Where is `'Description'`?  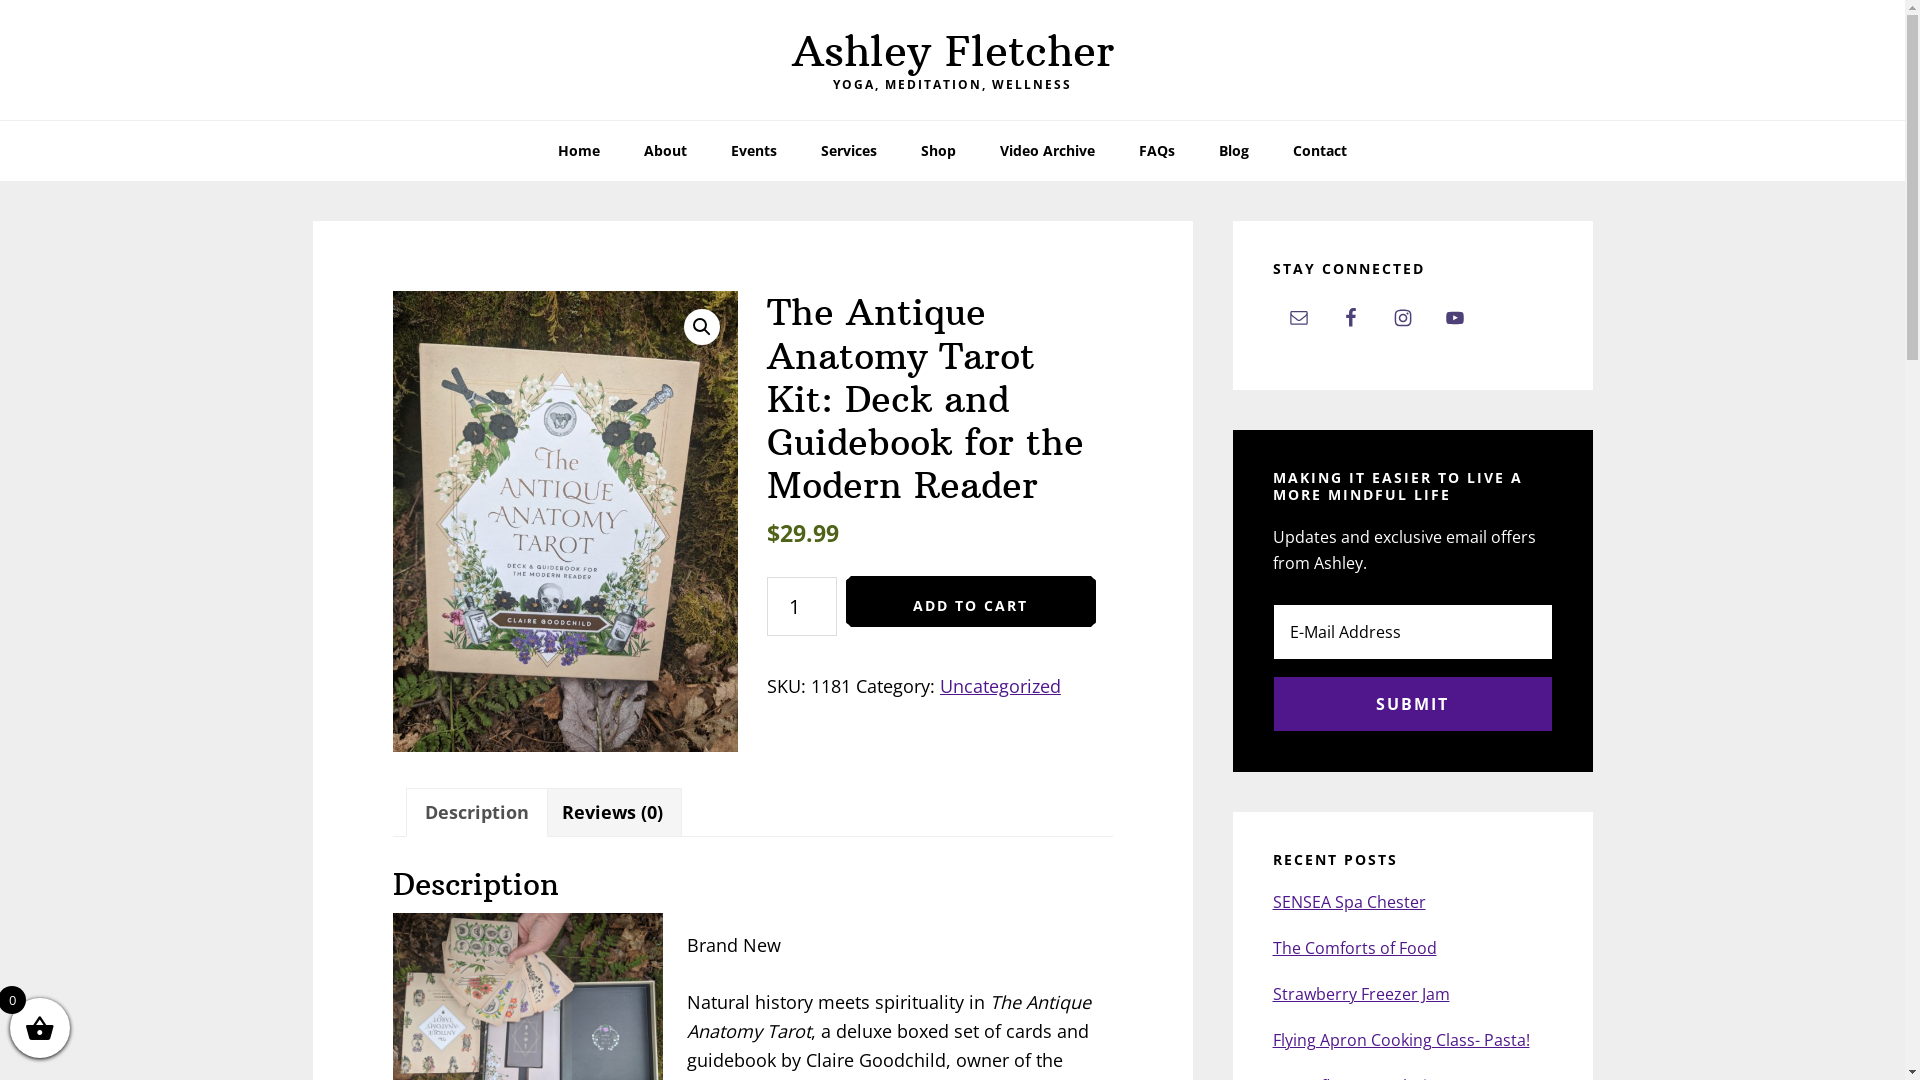 'Description' is located at coordinates (474, 812).